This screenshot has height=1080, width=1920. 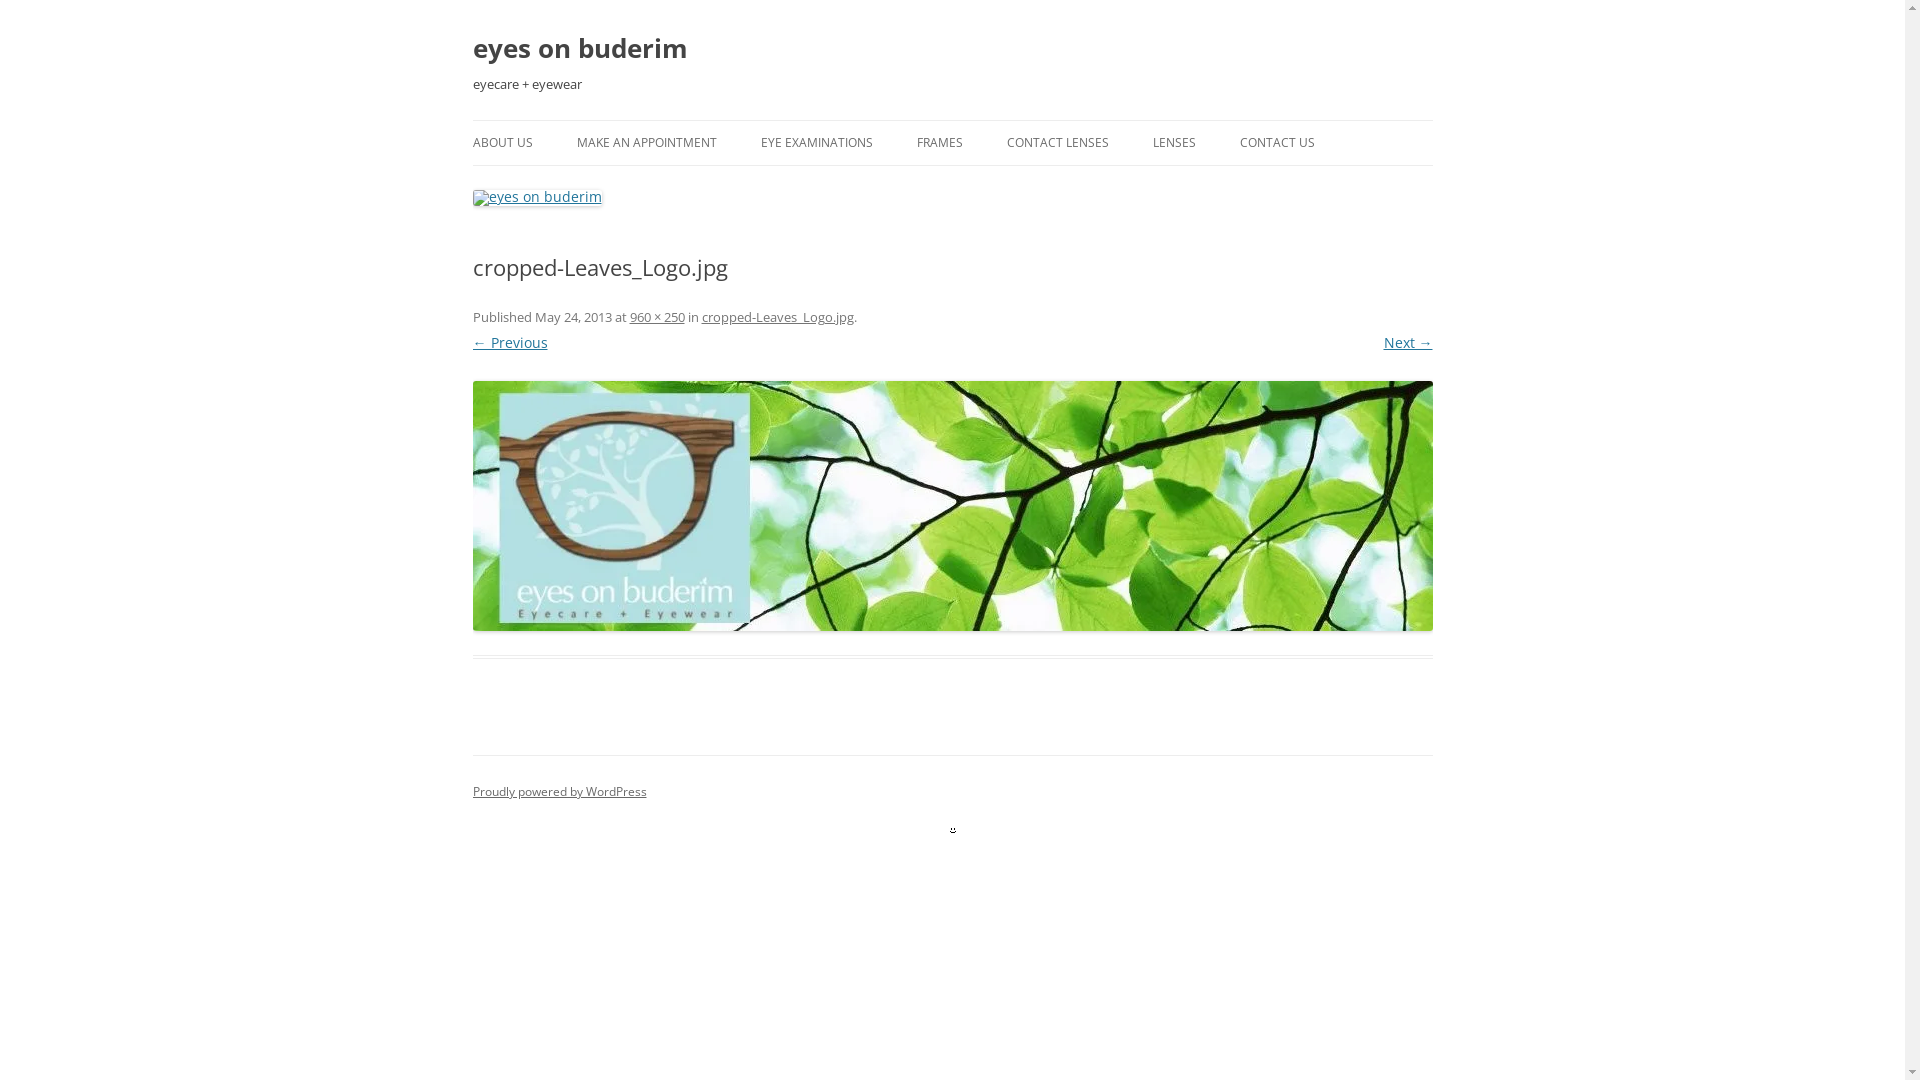 What do you see at coordinates (578, 46) in the screenshot?
I see `'eyes on buderim'` at bounding box center [578, 46].